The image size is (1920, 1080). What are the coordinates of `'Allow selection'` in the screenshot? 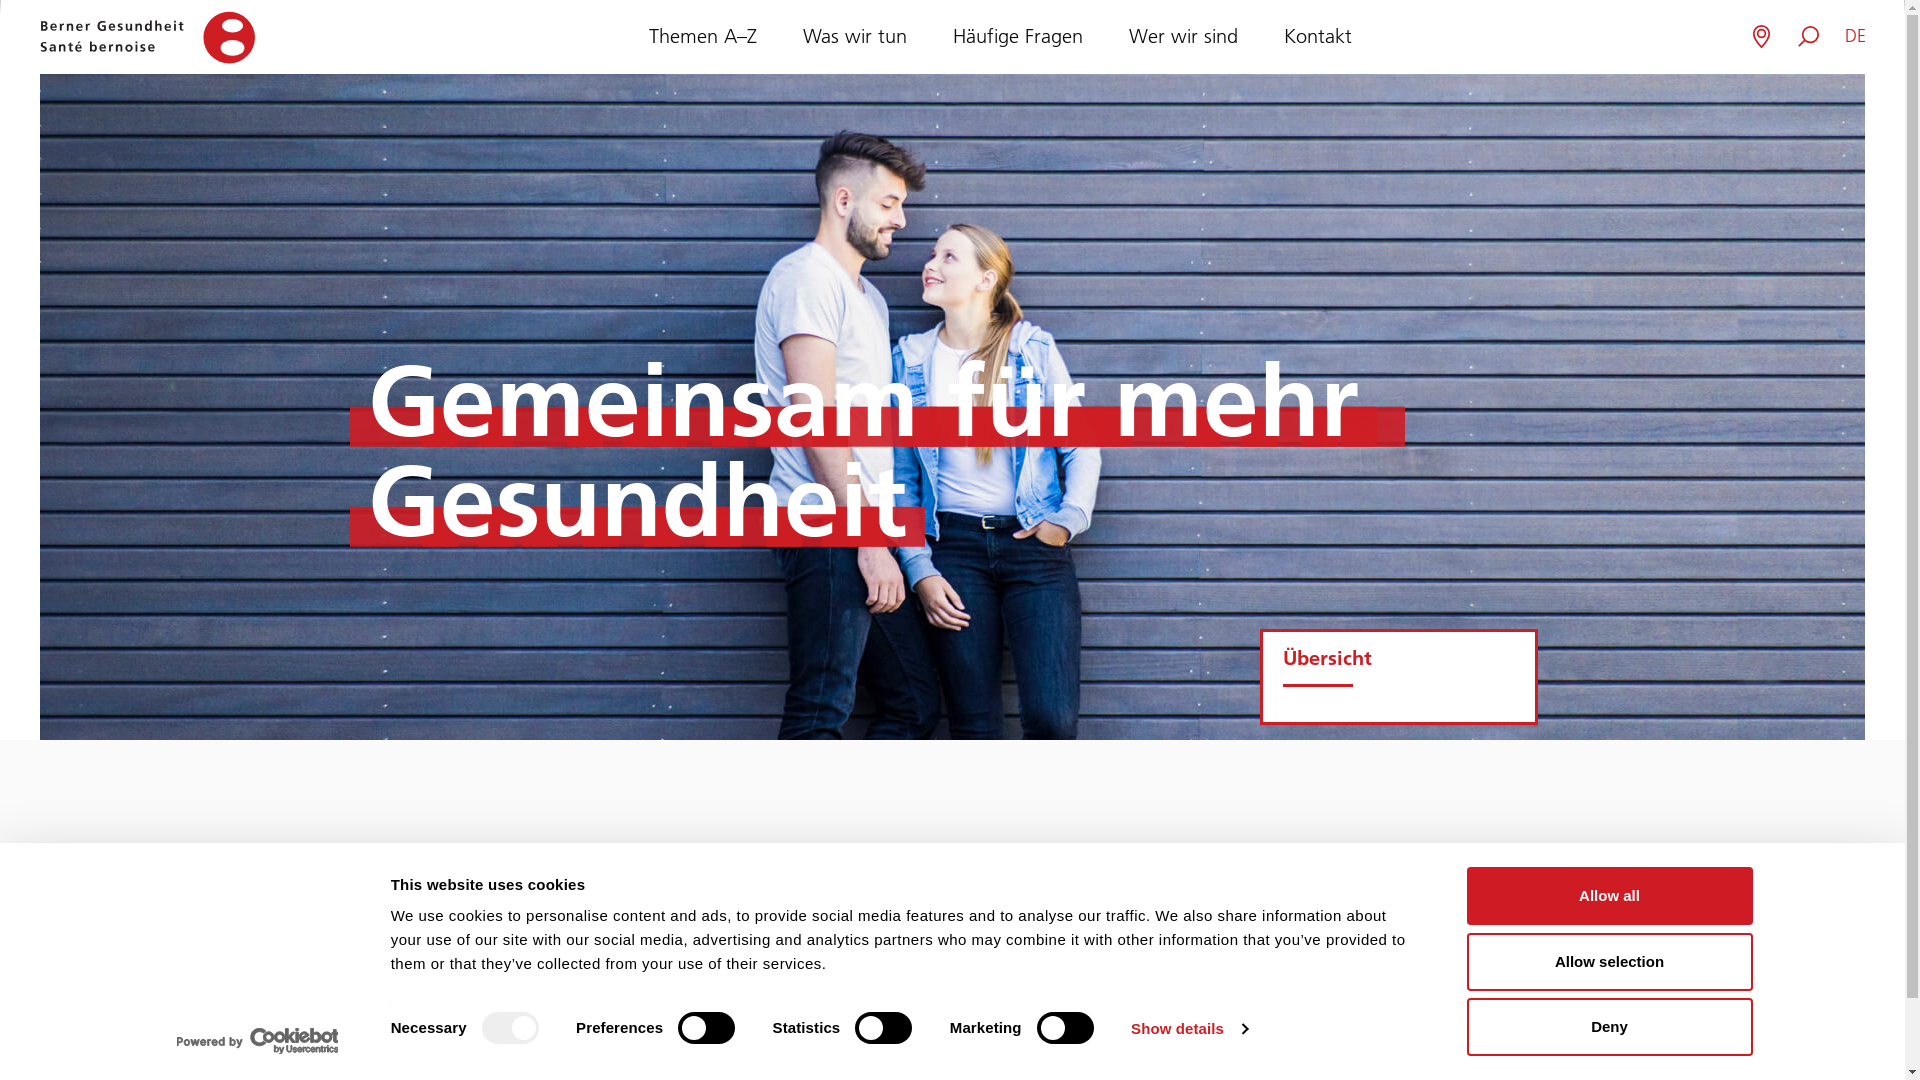 It's located at (1608, 959).